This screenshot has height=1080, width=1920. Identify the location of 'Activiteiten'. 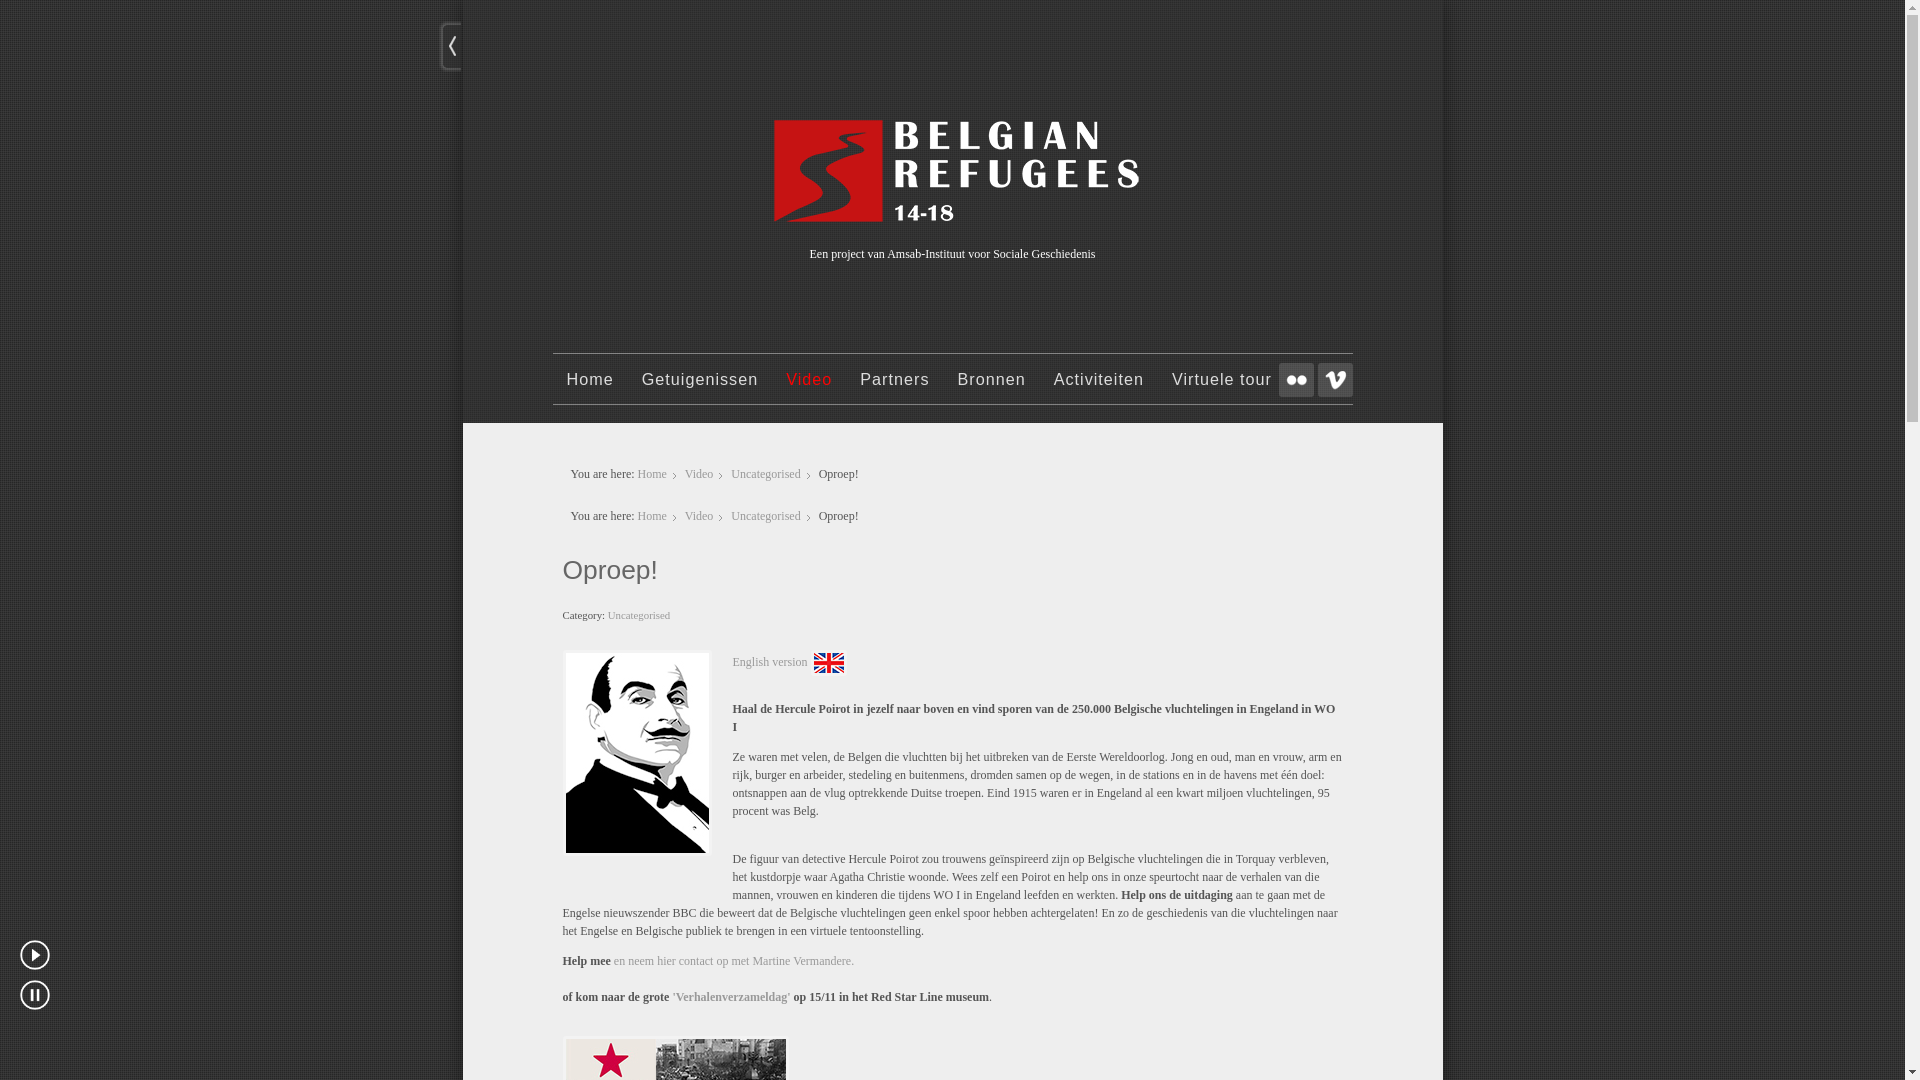
(1040, 388).